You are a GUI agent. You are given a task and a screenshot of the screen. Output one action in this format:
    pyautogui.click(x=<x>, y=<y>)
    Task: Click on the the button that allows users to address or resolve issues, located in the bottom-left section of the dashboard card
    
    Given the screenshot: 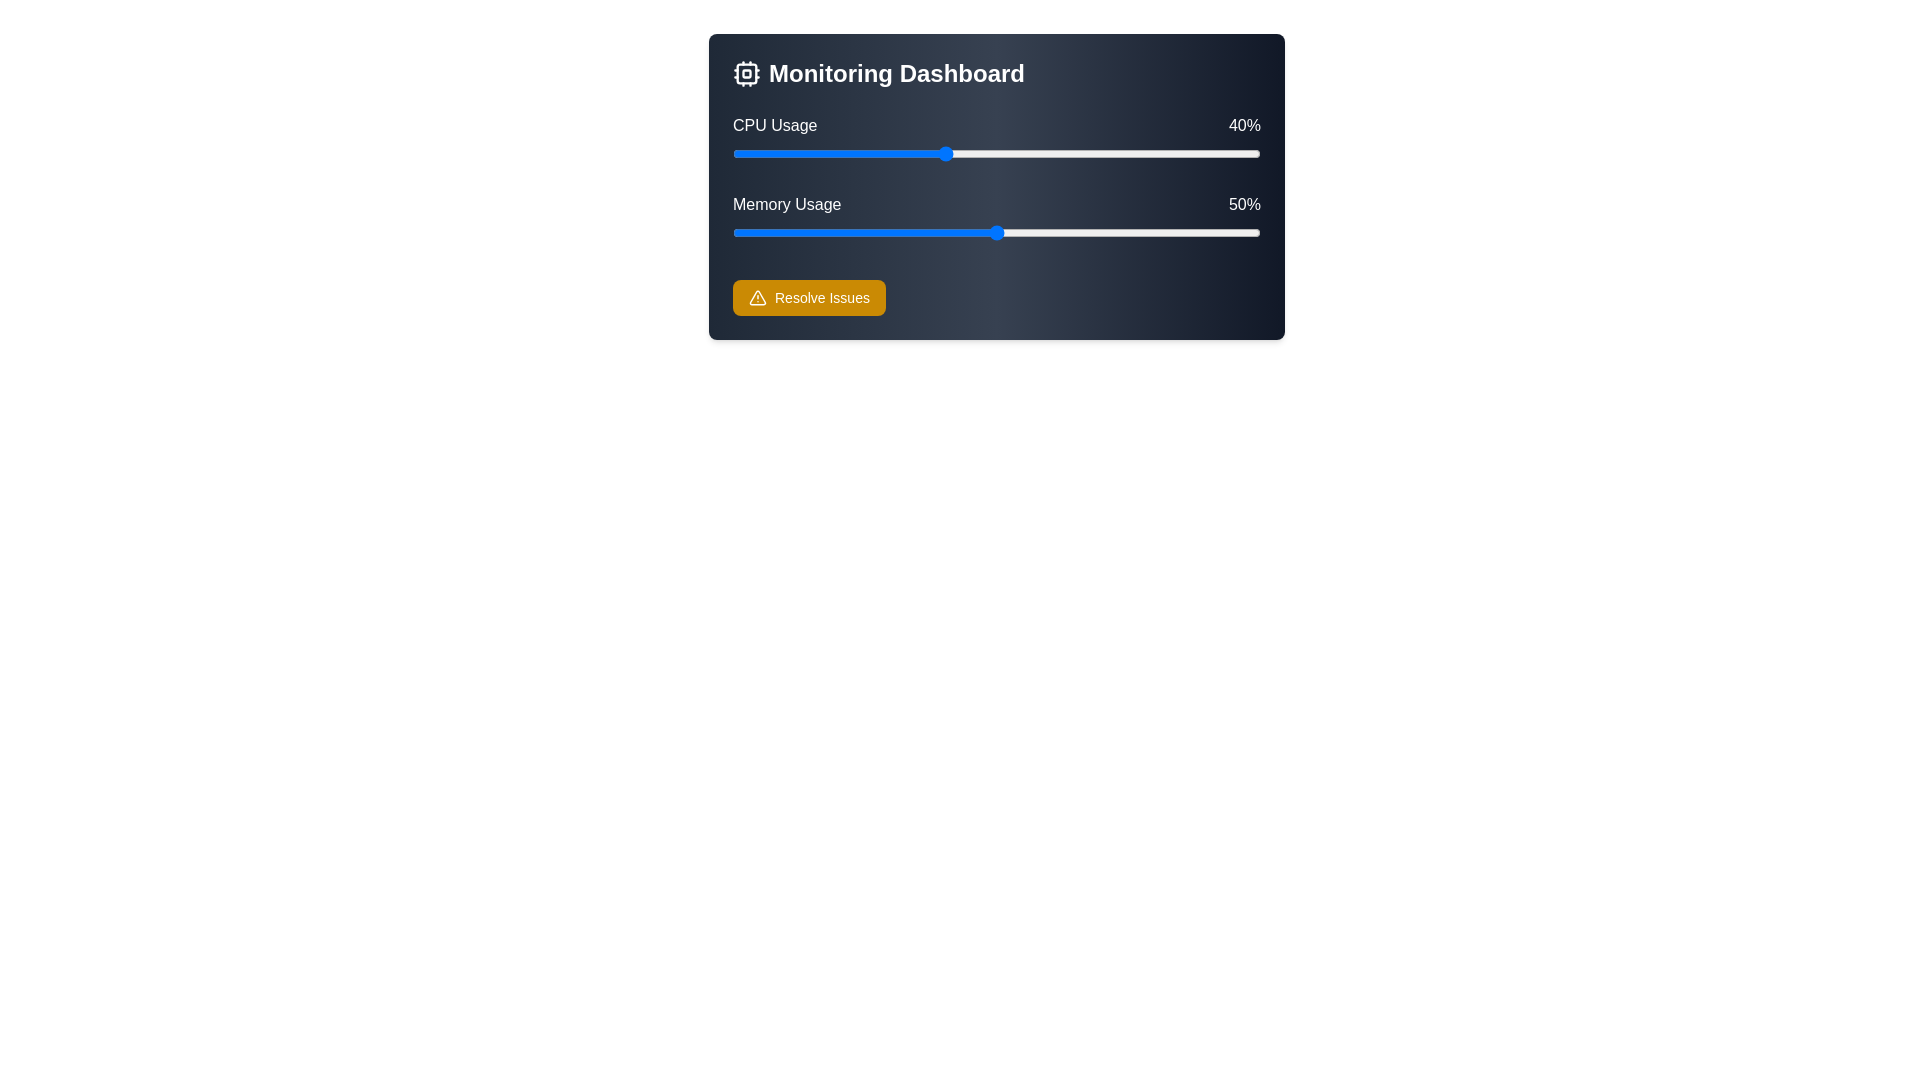 What is the action you would take?
    pyautogui.click(x=809, y=297)
    